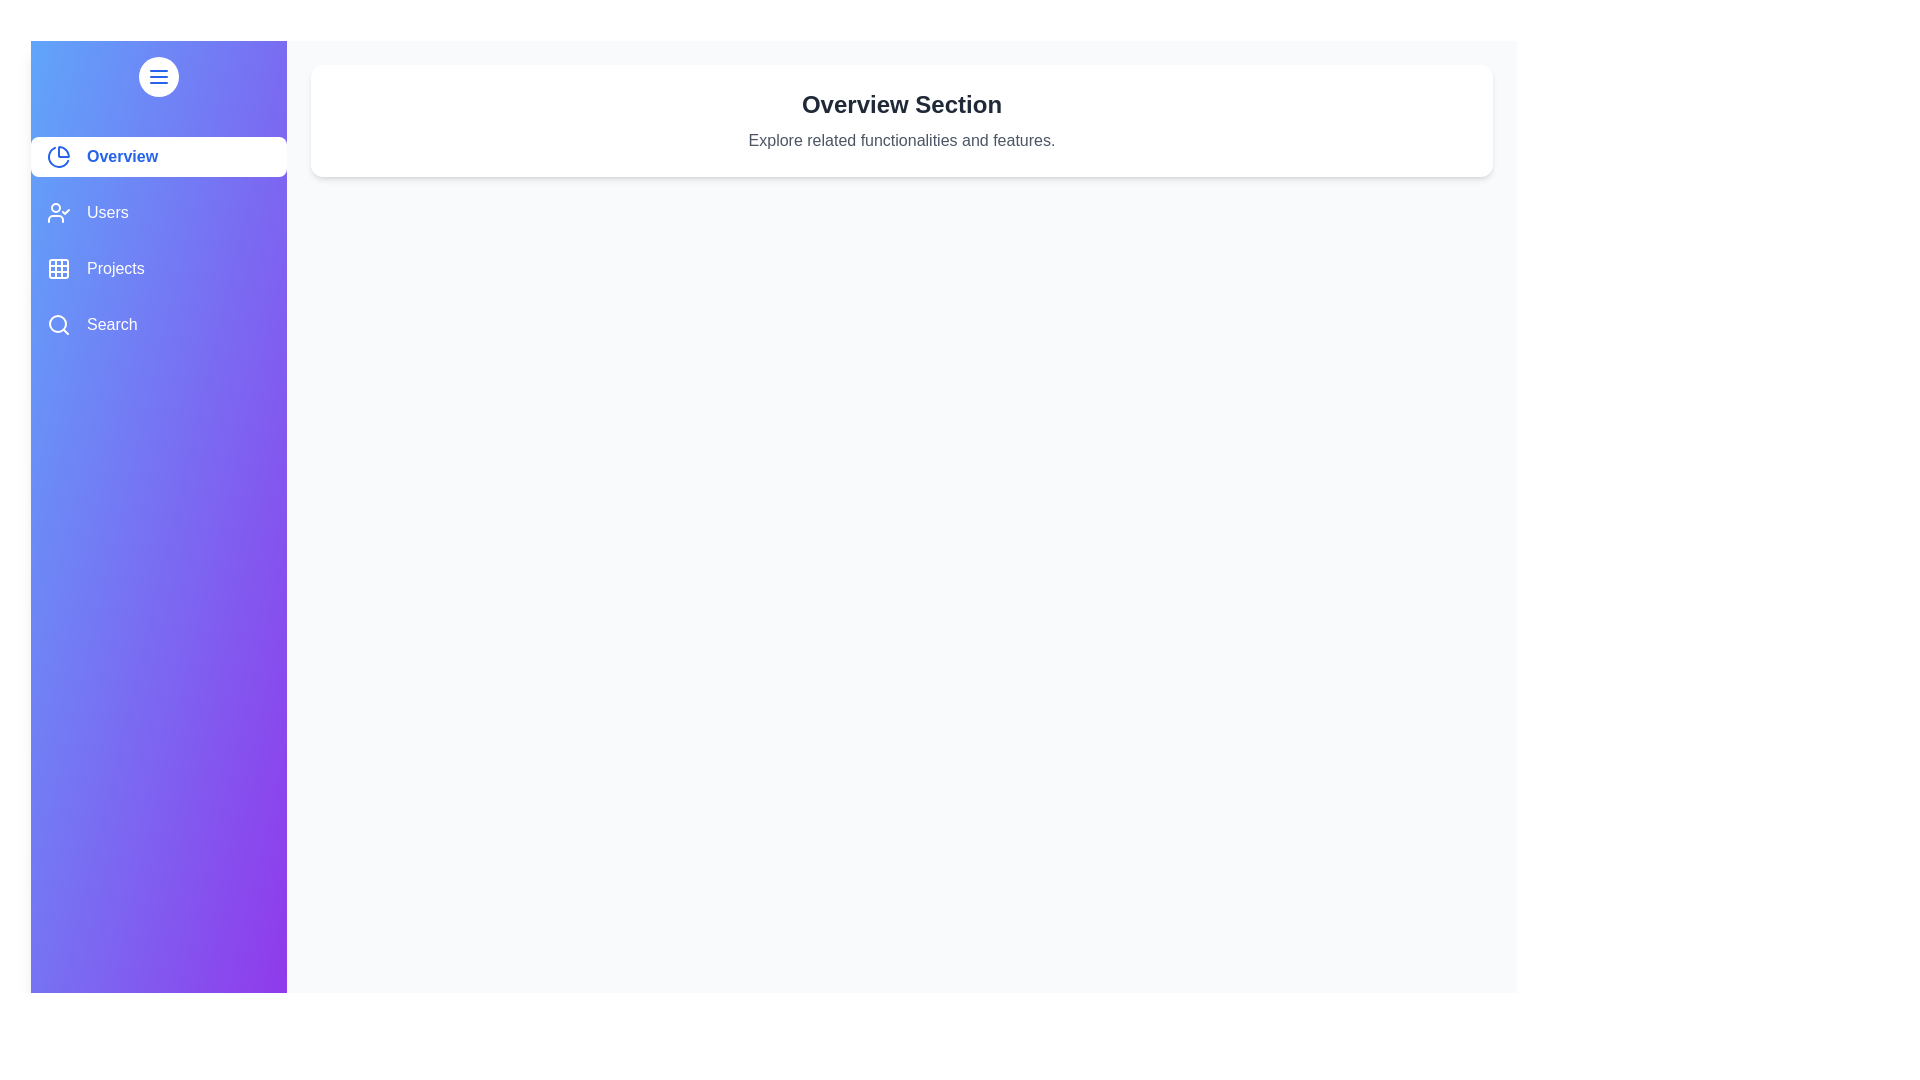  What do you see at coordinates (157, 323) in the screenshot?
I see `the sidebar item labeled Search to view its hover effect` at bounding box center [157, 323].